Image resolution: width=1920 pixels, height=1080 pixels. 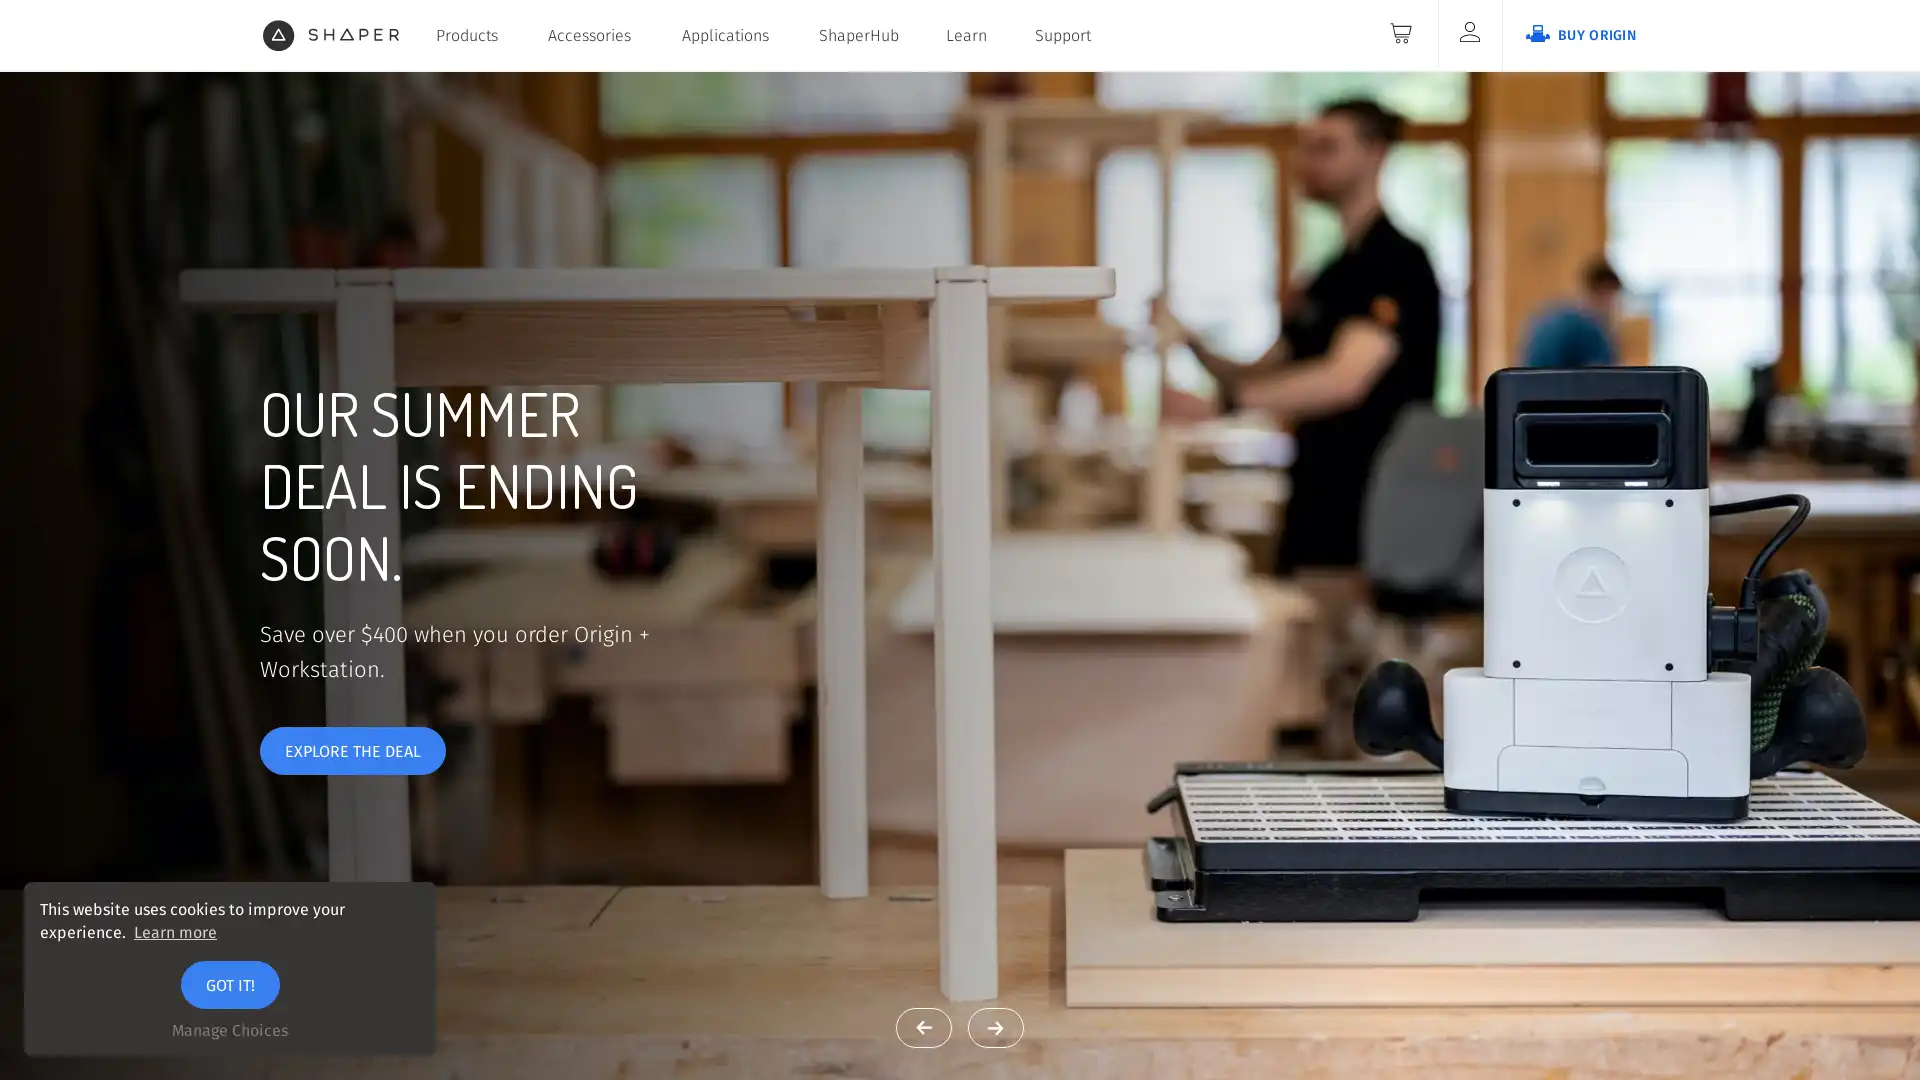 I want to click on GOT IT!, so click(x=229, y=983).